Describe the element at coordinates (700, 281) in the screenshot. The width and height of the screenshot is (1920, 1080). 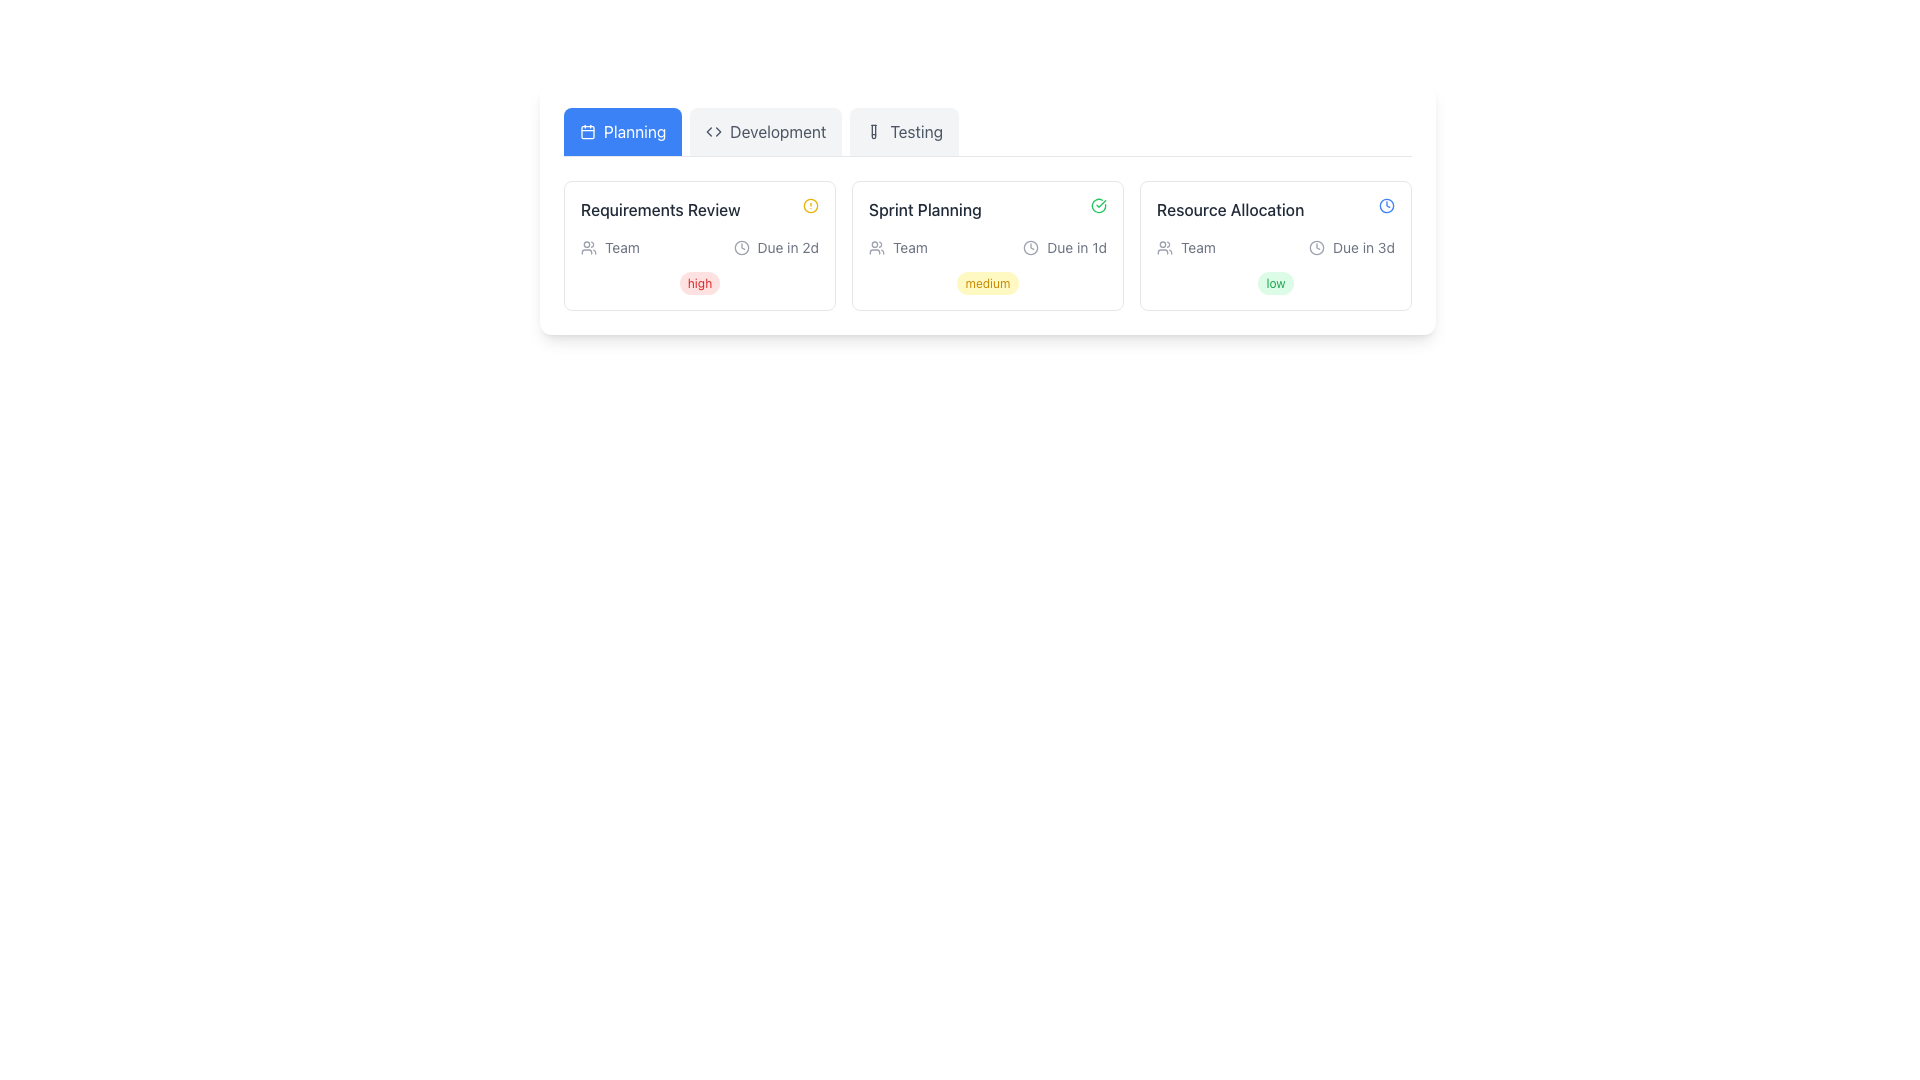
I see `the 'high' label with a small, rounded red background, located at the bottom of the 'Requirements Review' card in the 'Planning' section` at that location.